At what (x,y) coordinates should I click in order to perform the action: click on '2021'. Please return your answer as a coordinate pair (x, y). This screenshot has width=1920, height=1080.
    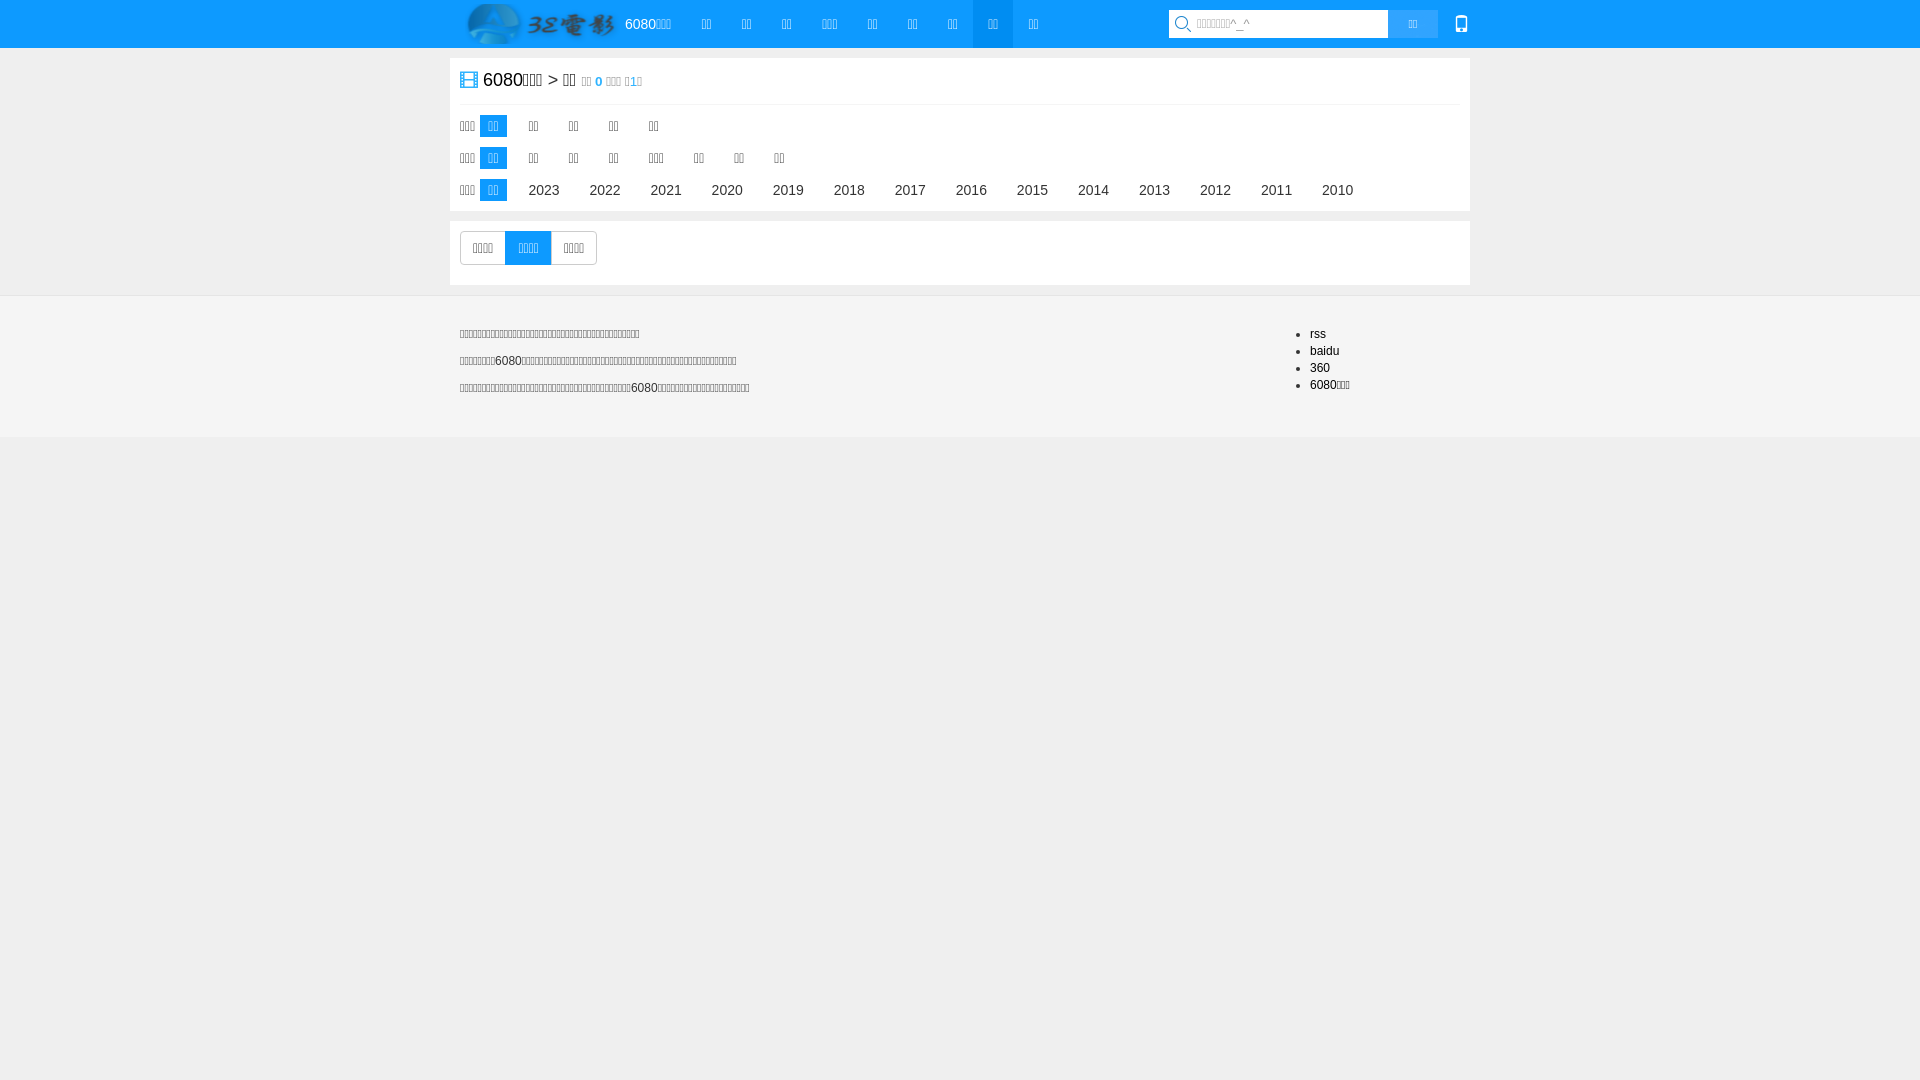
    Looking at the image, I should click on (643, 189).